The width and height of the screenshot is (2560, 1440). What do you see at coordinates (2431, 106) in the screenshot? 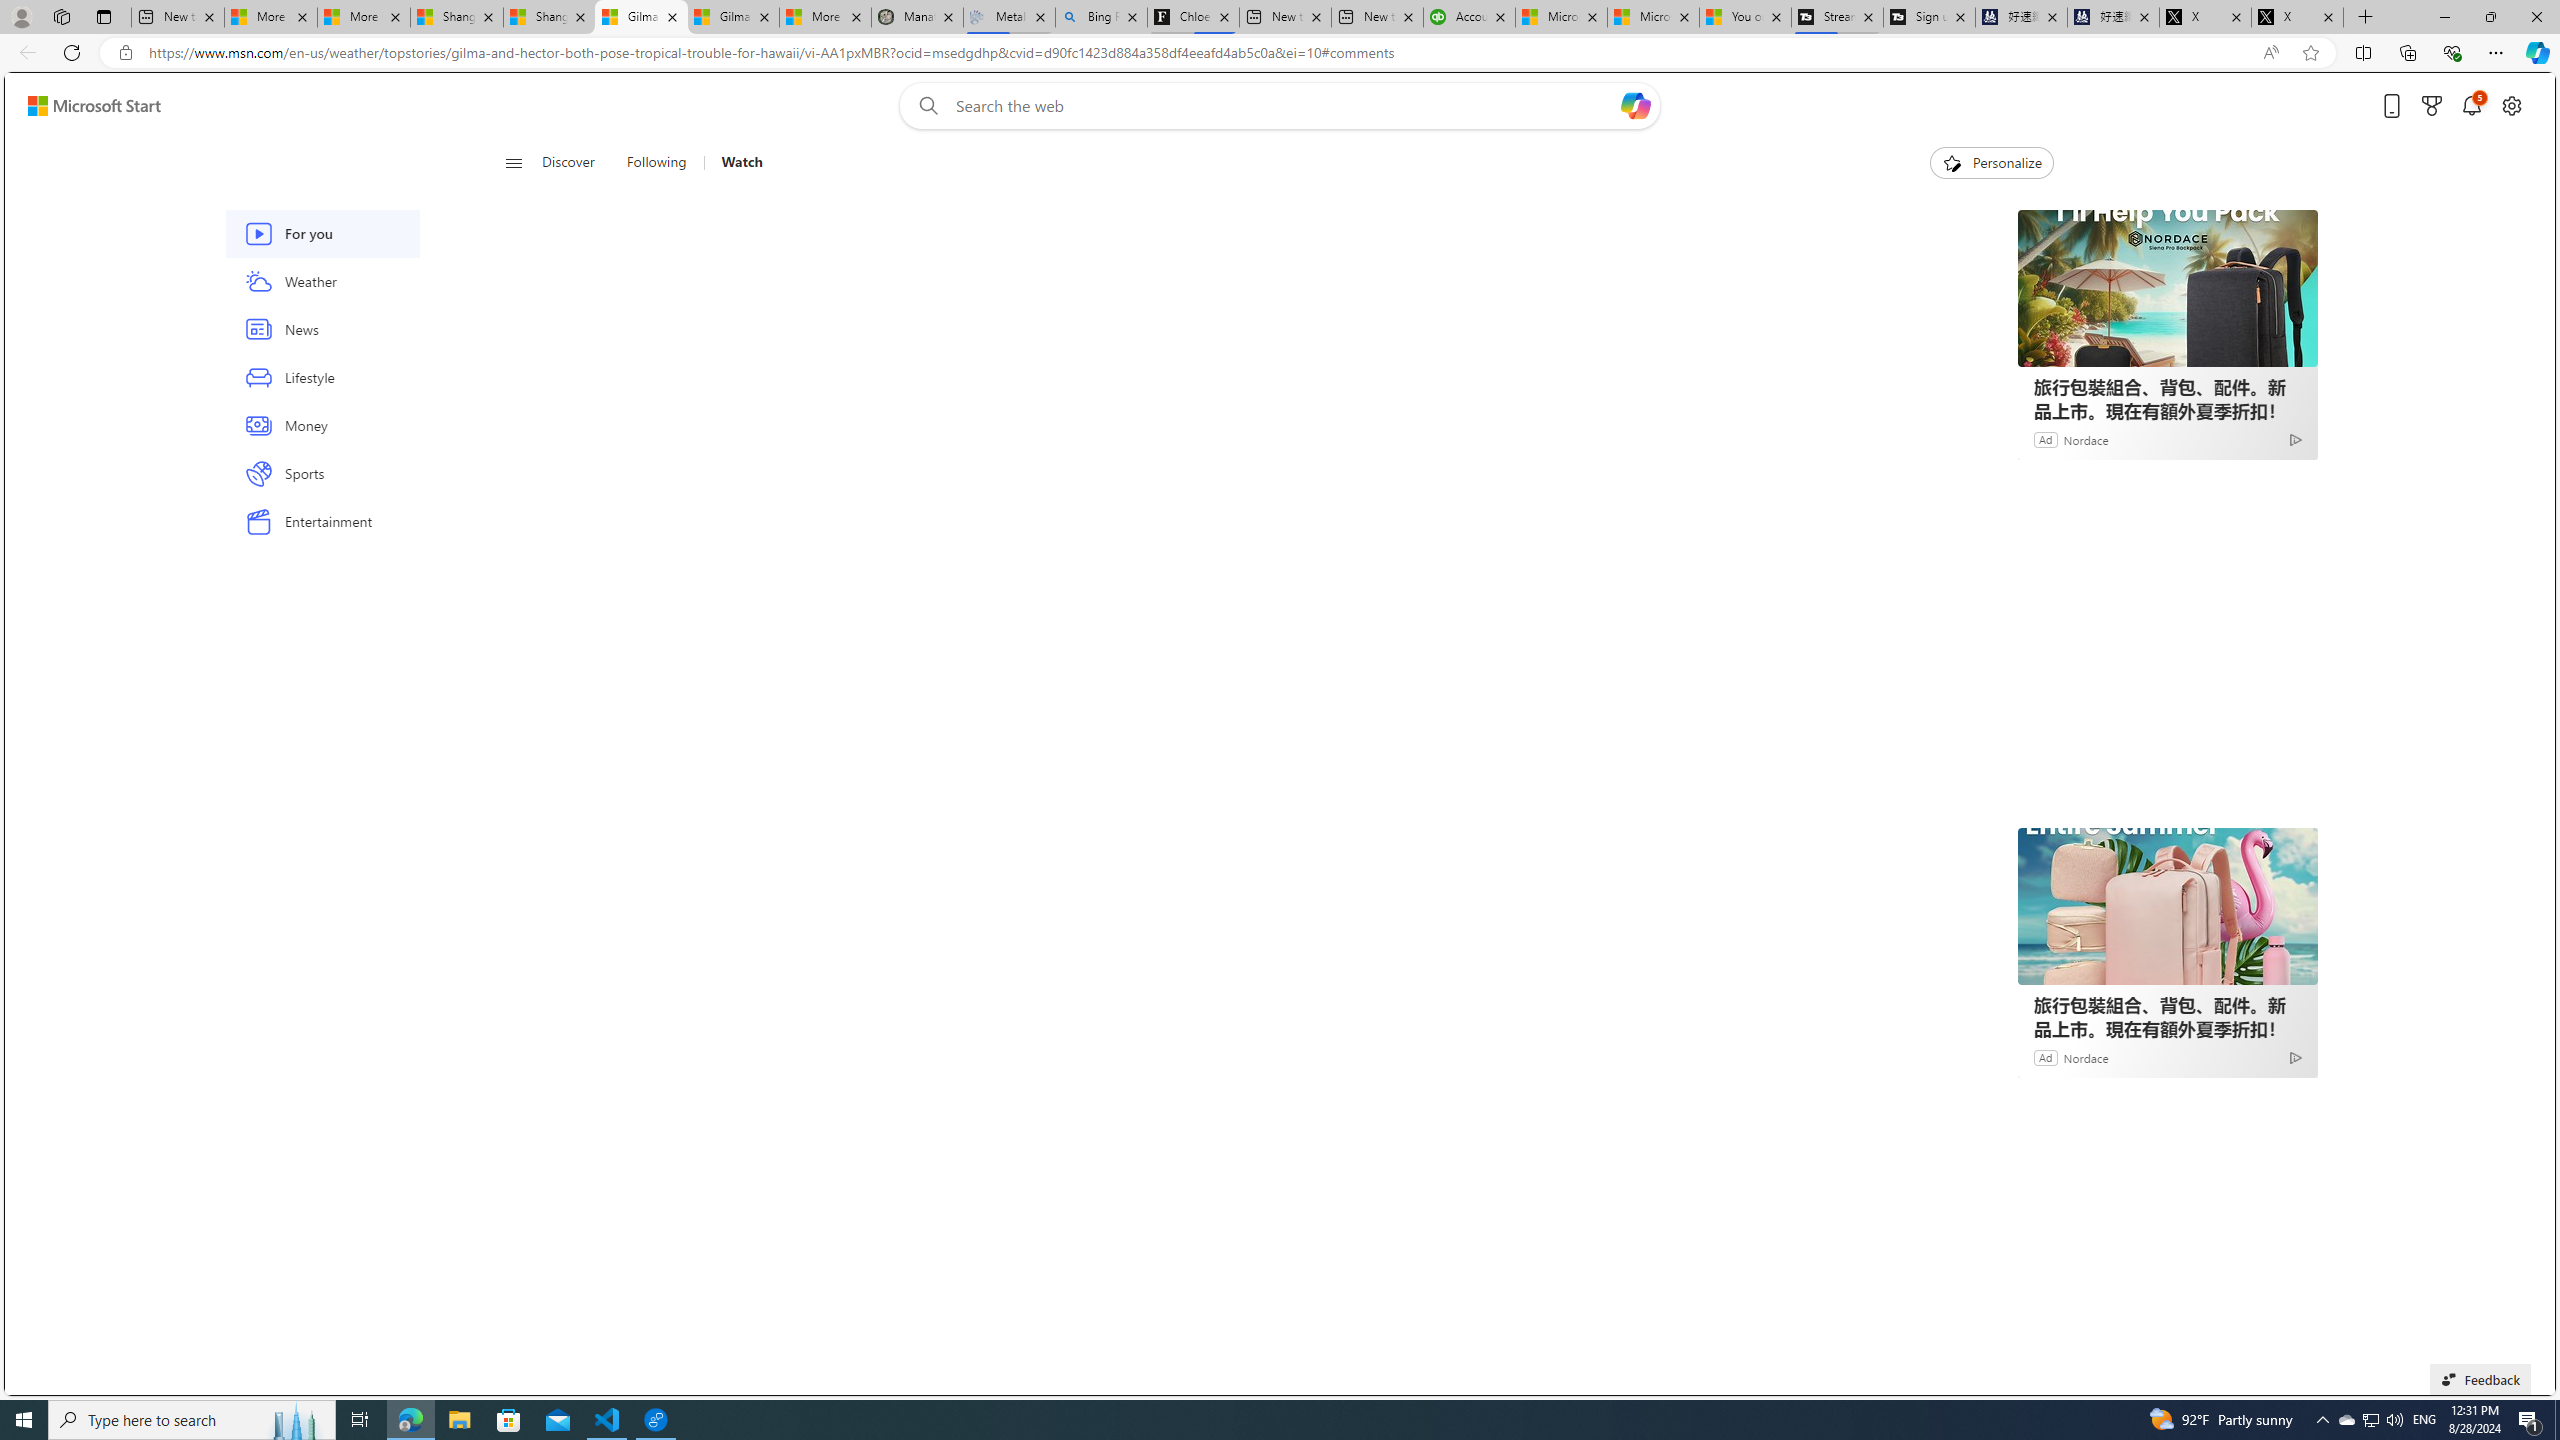
I see `'Microsoft rewards'` at bounding box center [2431, 106].